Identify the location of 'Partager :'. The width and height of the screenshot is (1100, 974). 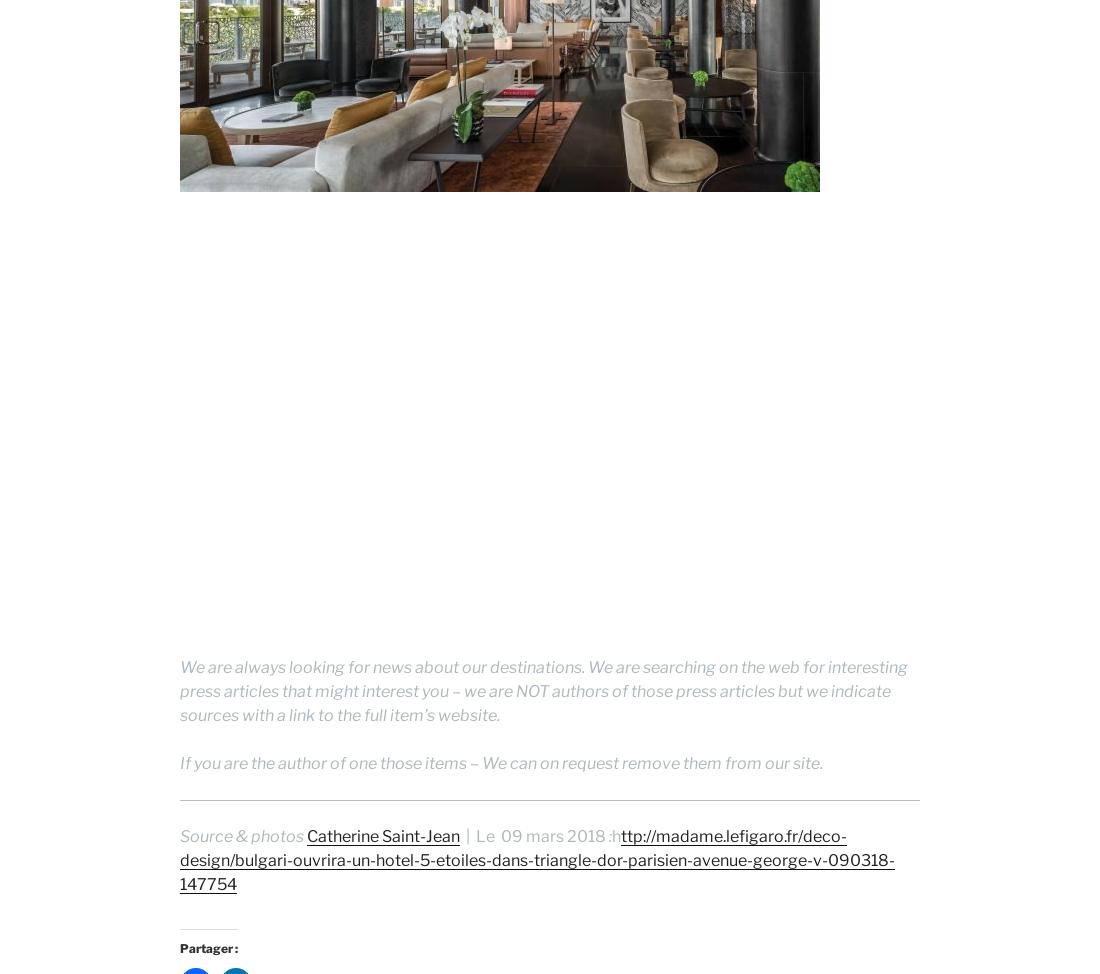
(209, 946).